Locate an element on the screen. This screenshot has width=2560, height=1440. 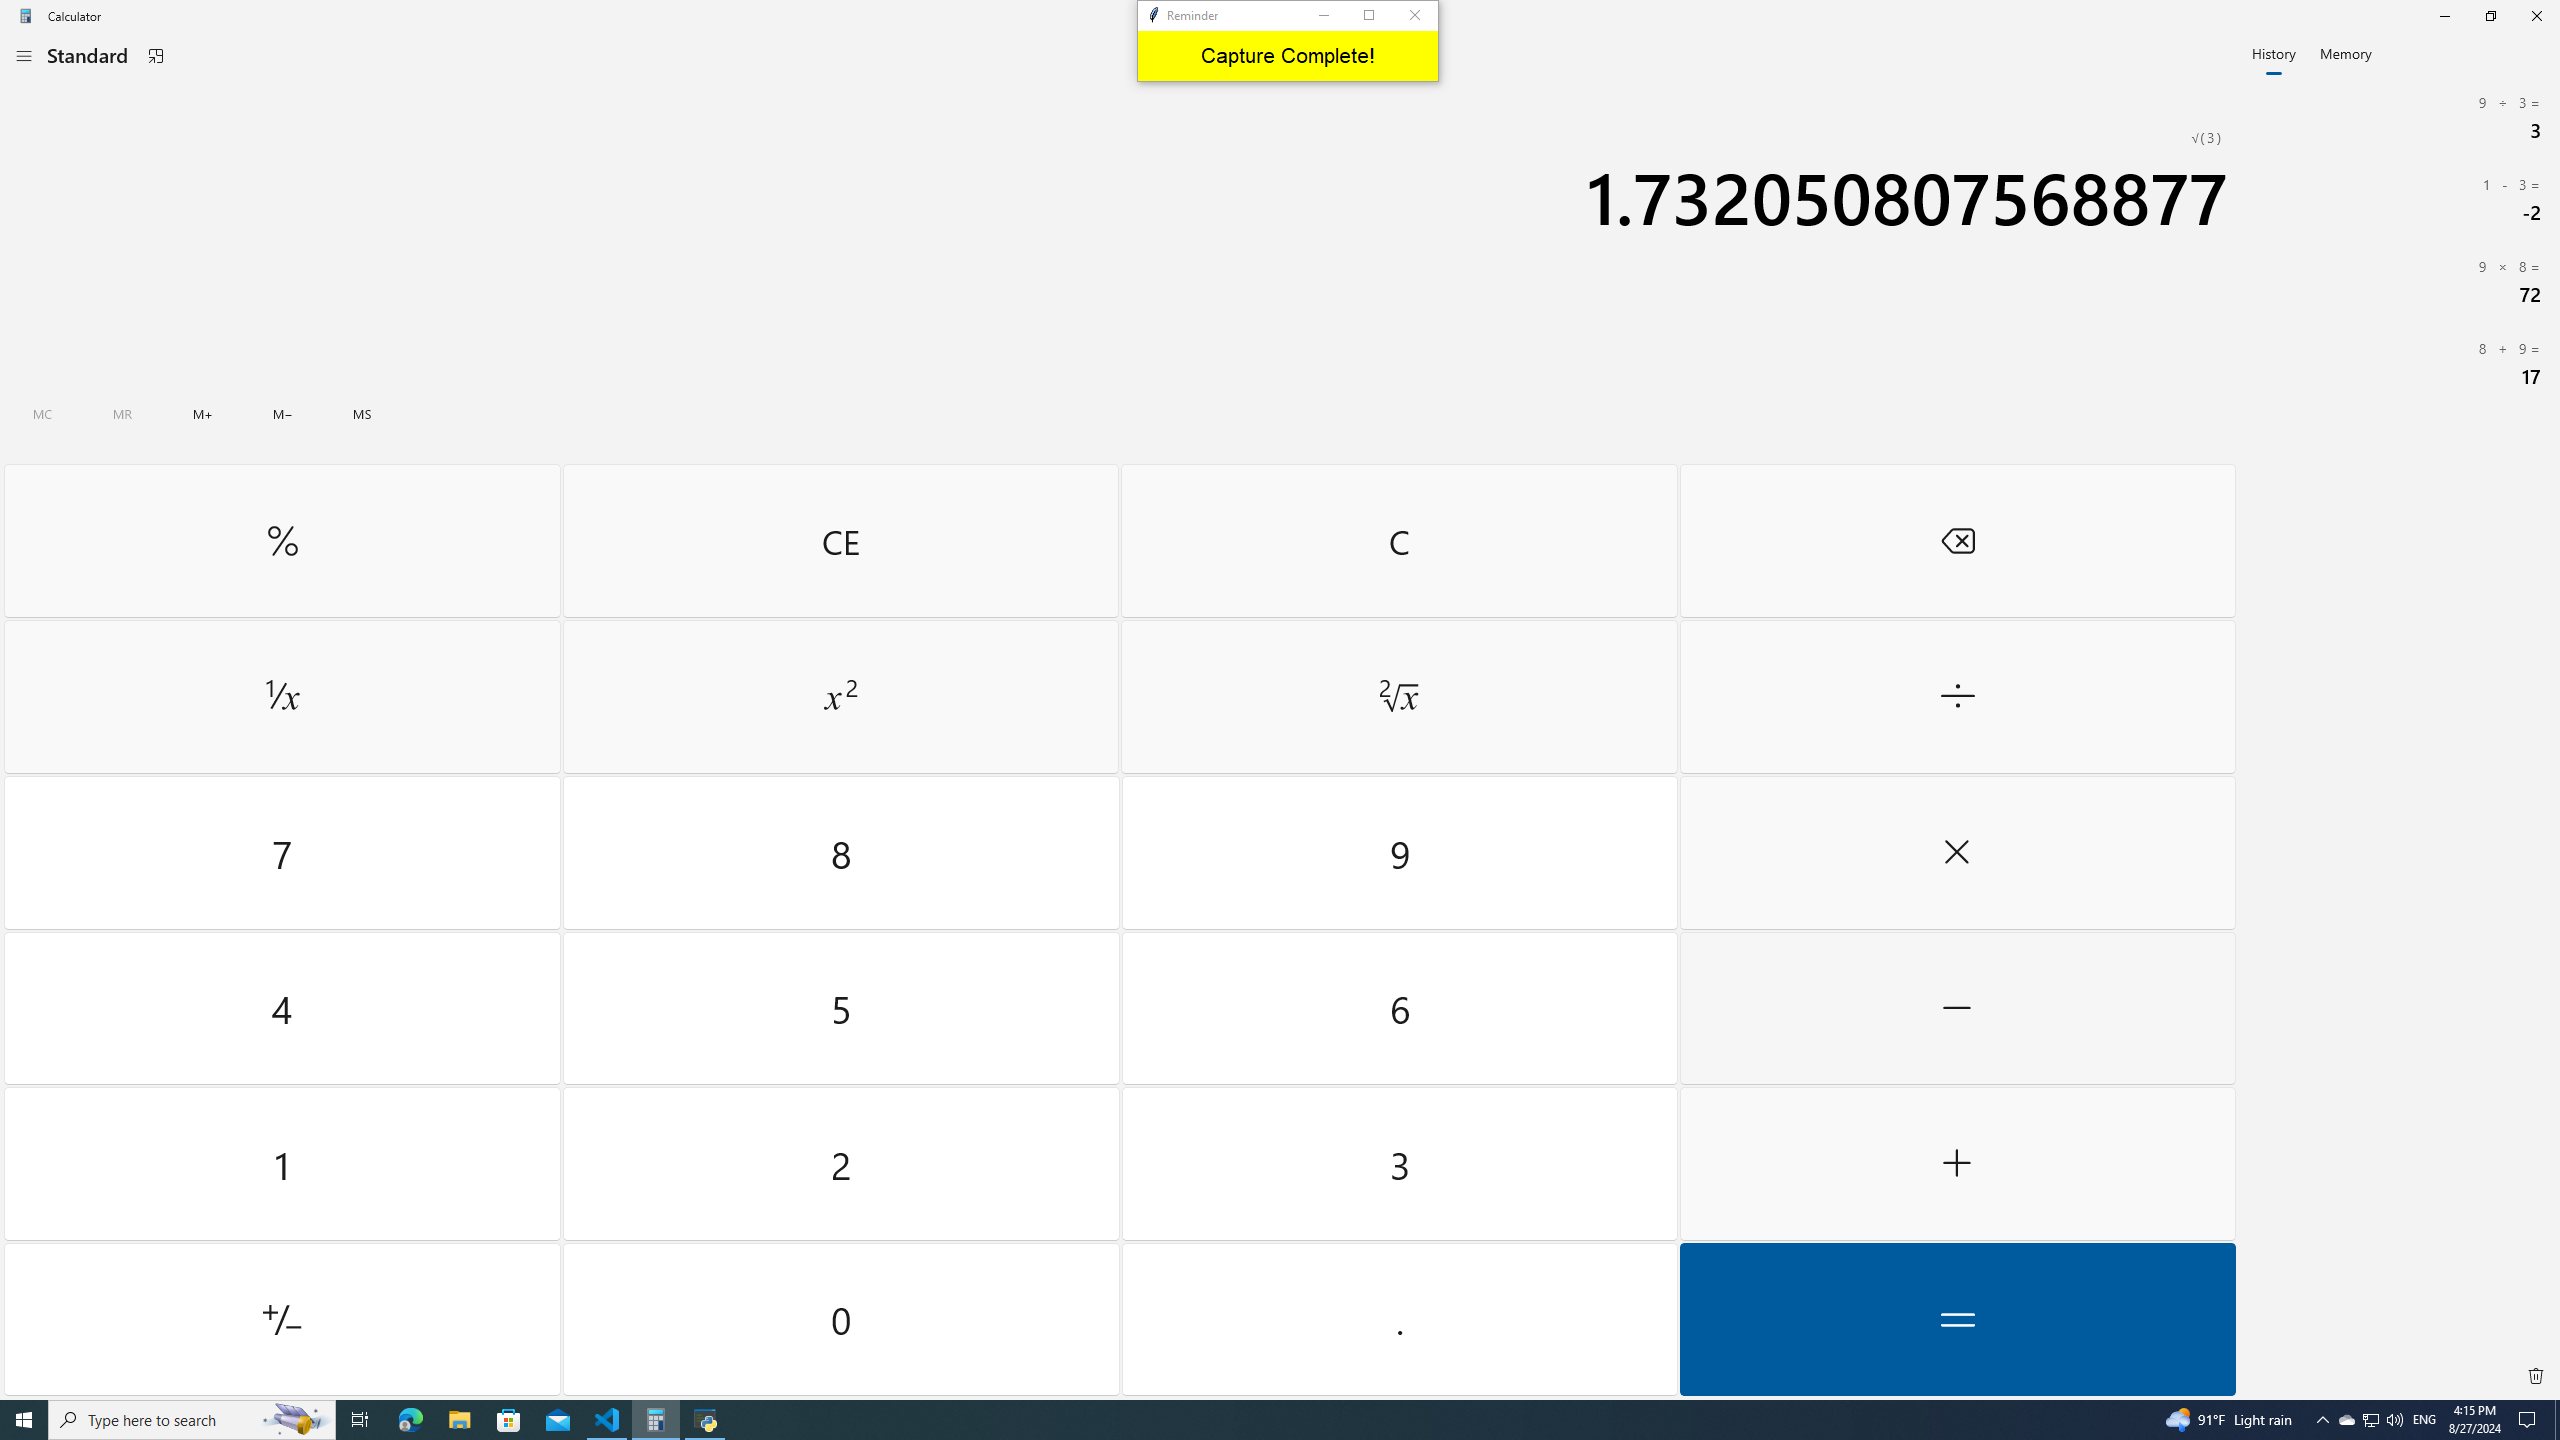
'Close Calculator' is located at coordinates (2535, 15).